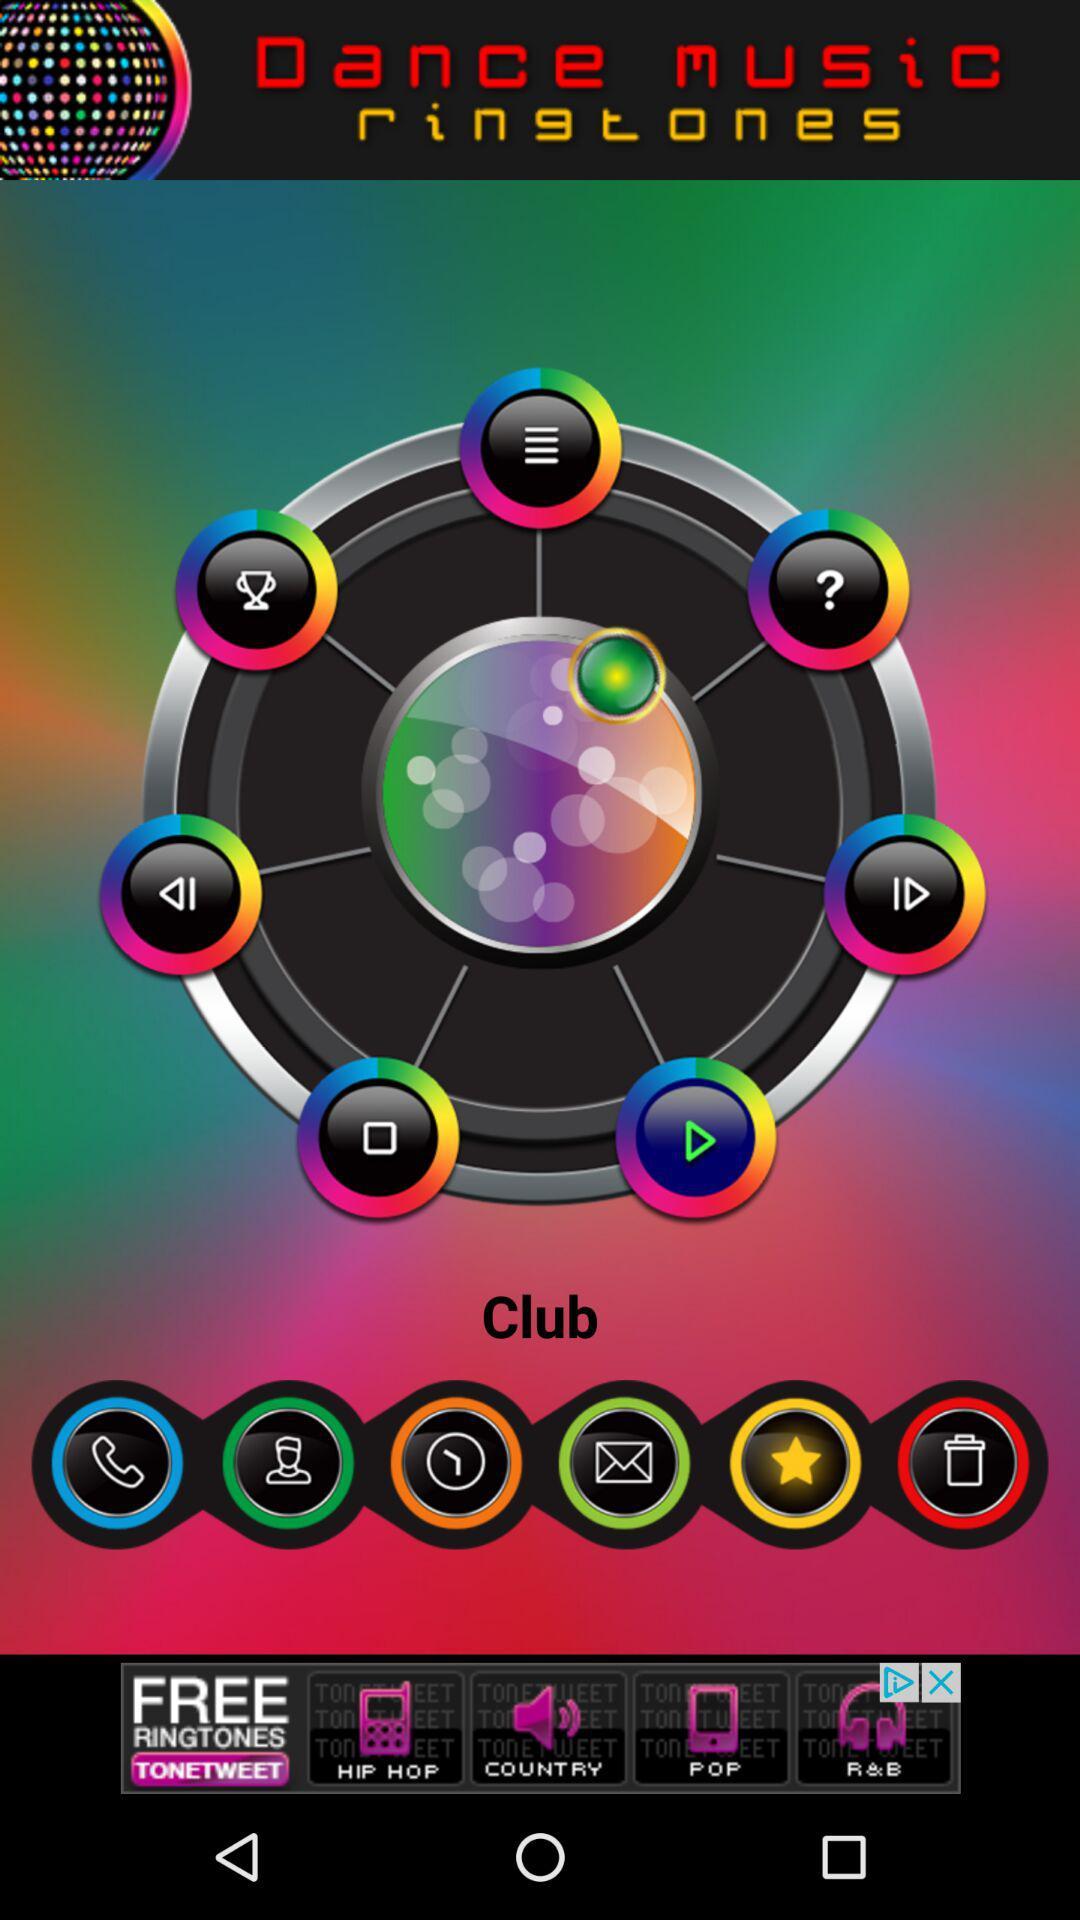  Describe the element at coordinates (623, 1566) in the screenshot. I see `the email icon` at that location.